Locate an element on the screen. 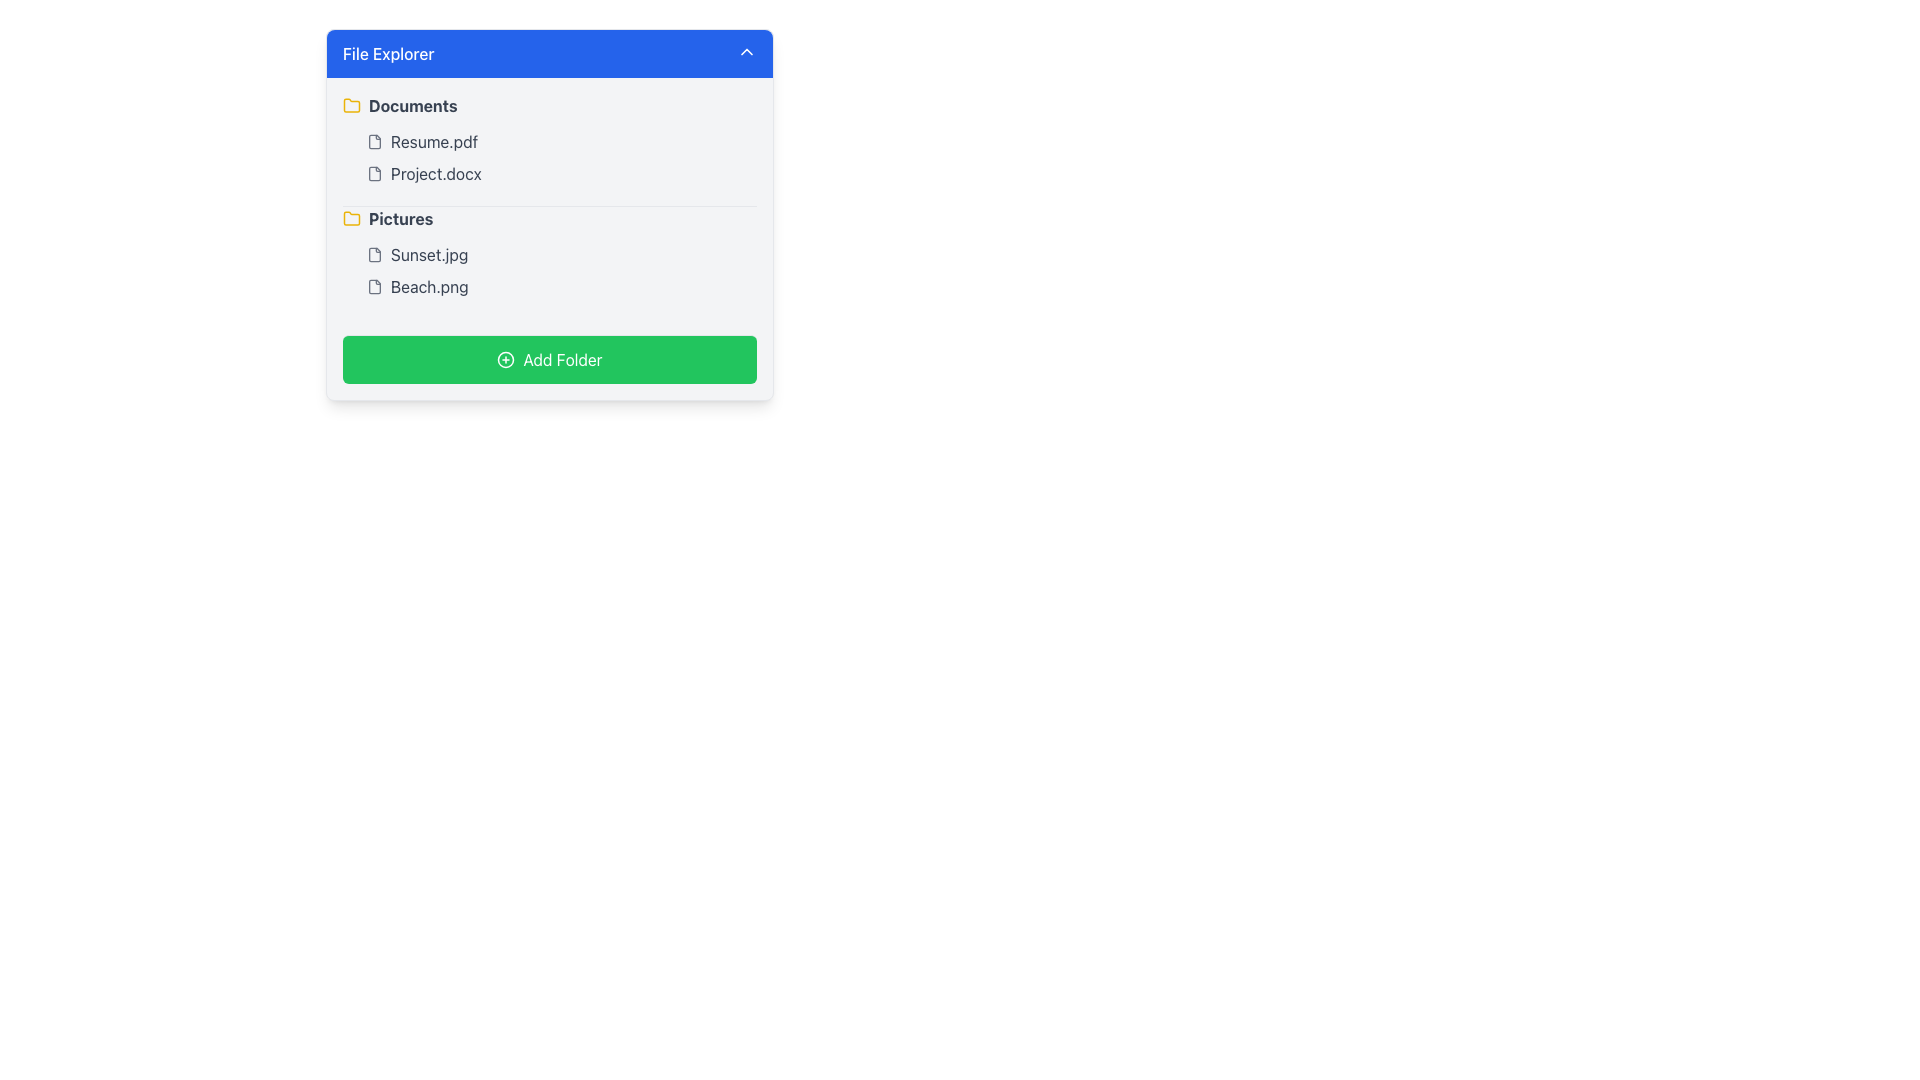 This screenshot has height=1080, width=1920. the circular '+' icon located on the left side of the 'Add Folder' button is located at coordinates (506, 358).